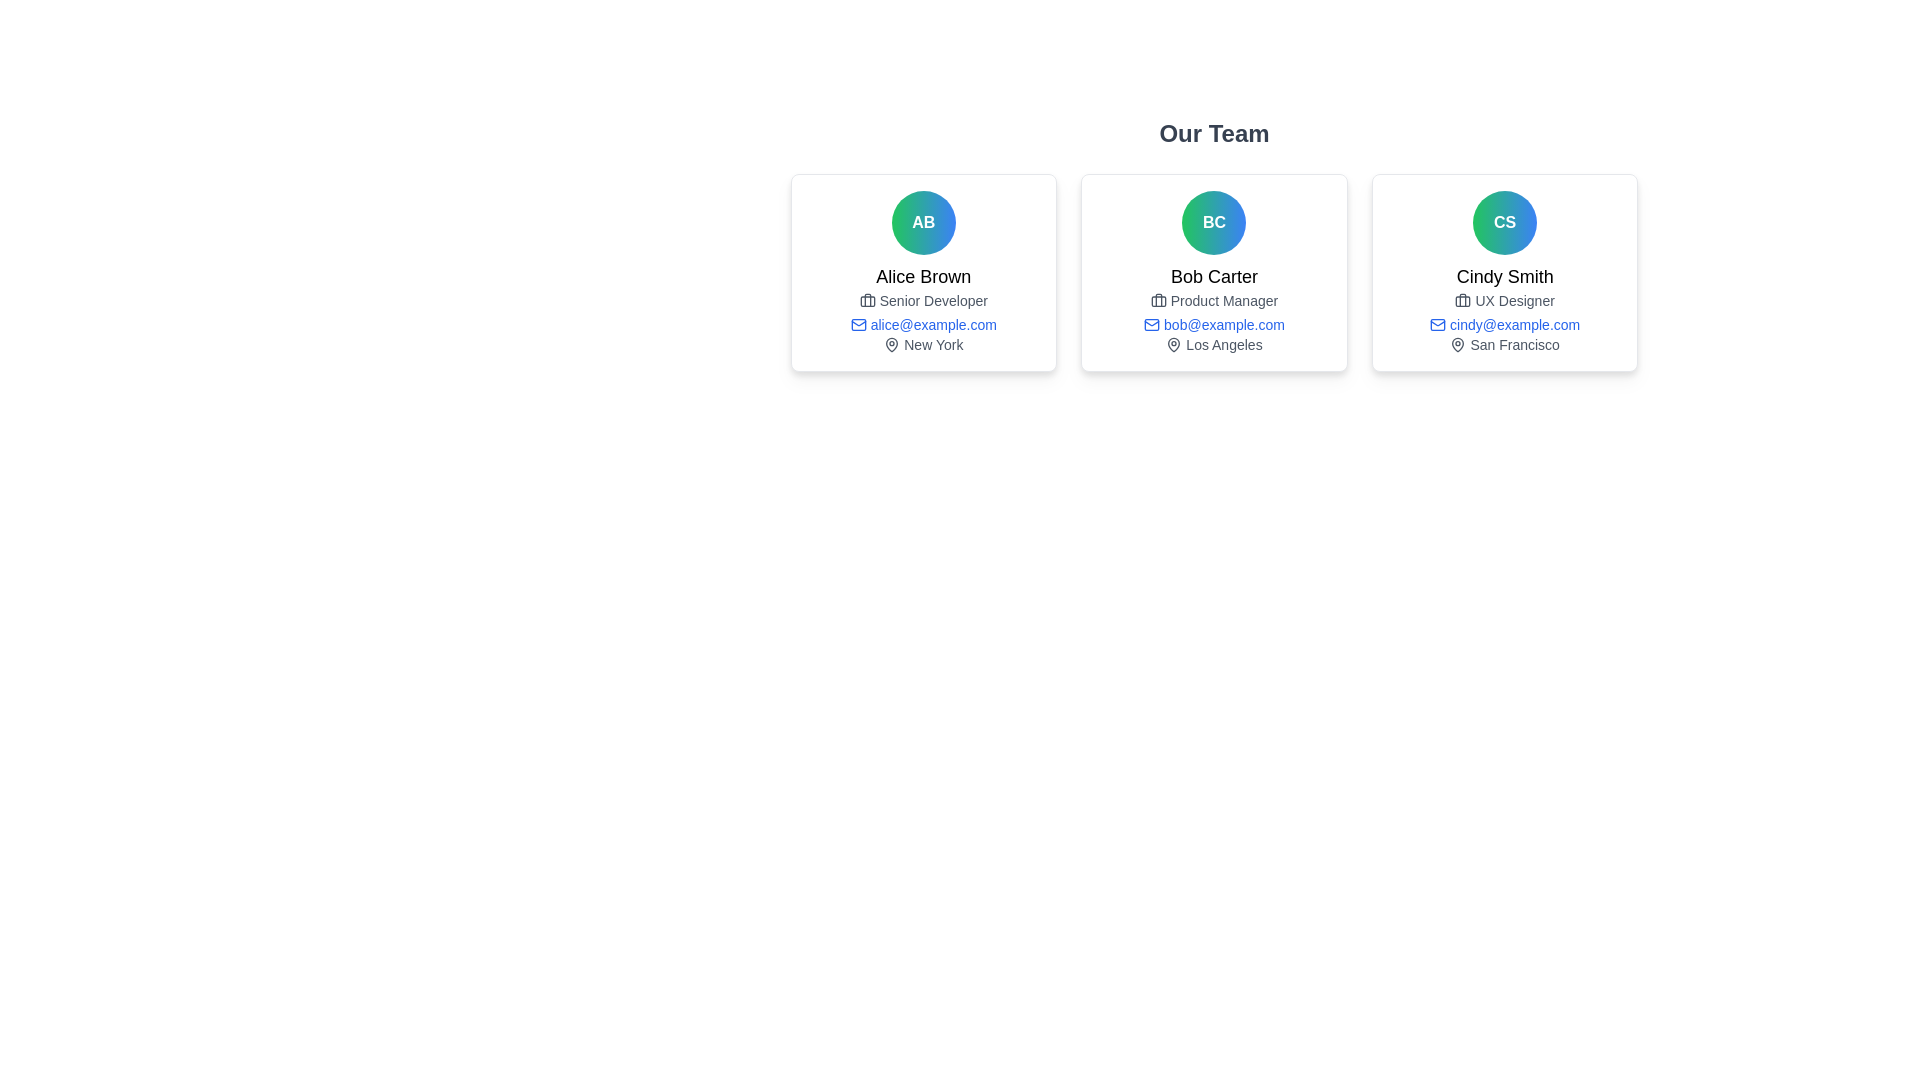 This screenshot has height=1080, width=1920. I want to click on displayed text of the text label for 'Cindy Smith', which is centrally positioned within the card below the avatar and above the job title, so click(1505, 277).